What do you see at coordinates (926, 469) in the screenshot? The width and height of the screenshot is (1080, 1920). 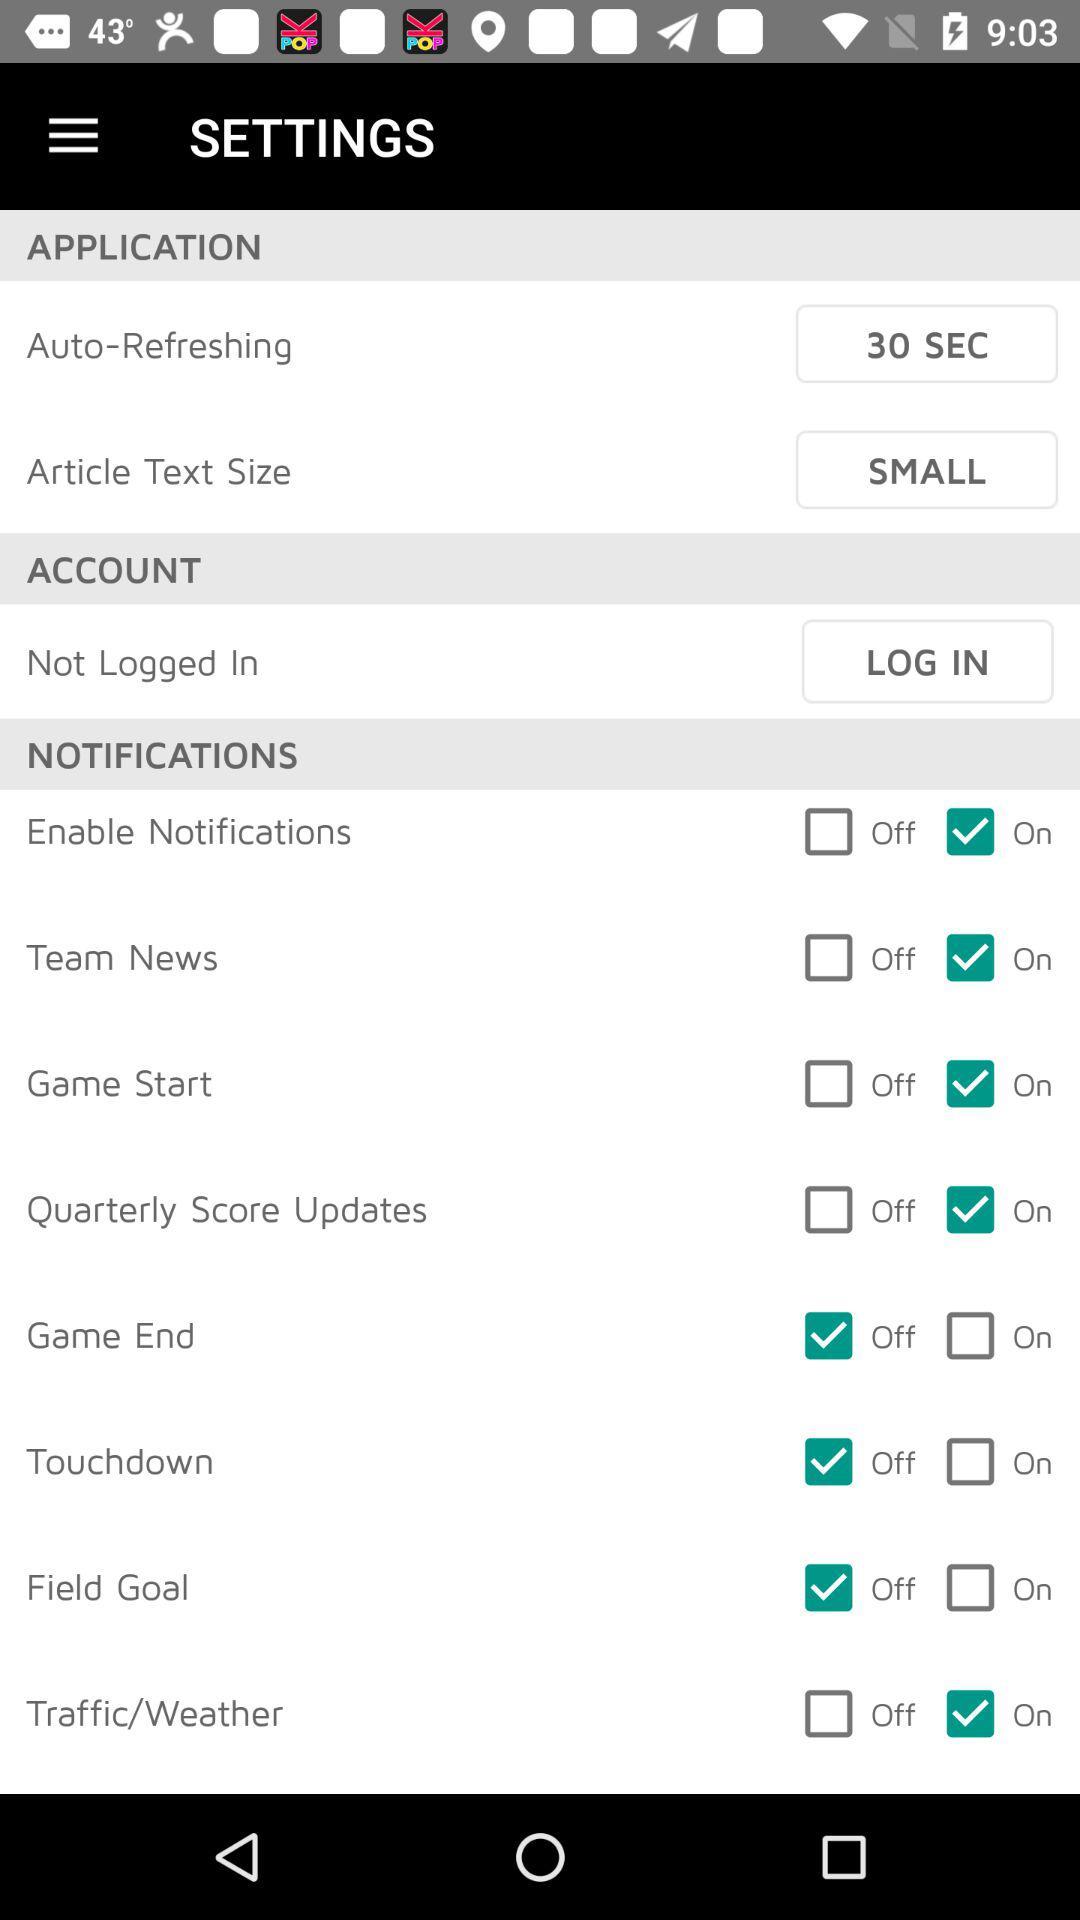 I see `small below 30 sec` at bounding box center [926, 469].